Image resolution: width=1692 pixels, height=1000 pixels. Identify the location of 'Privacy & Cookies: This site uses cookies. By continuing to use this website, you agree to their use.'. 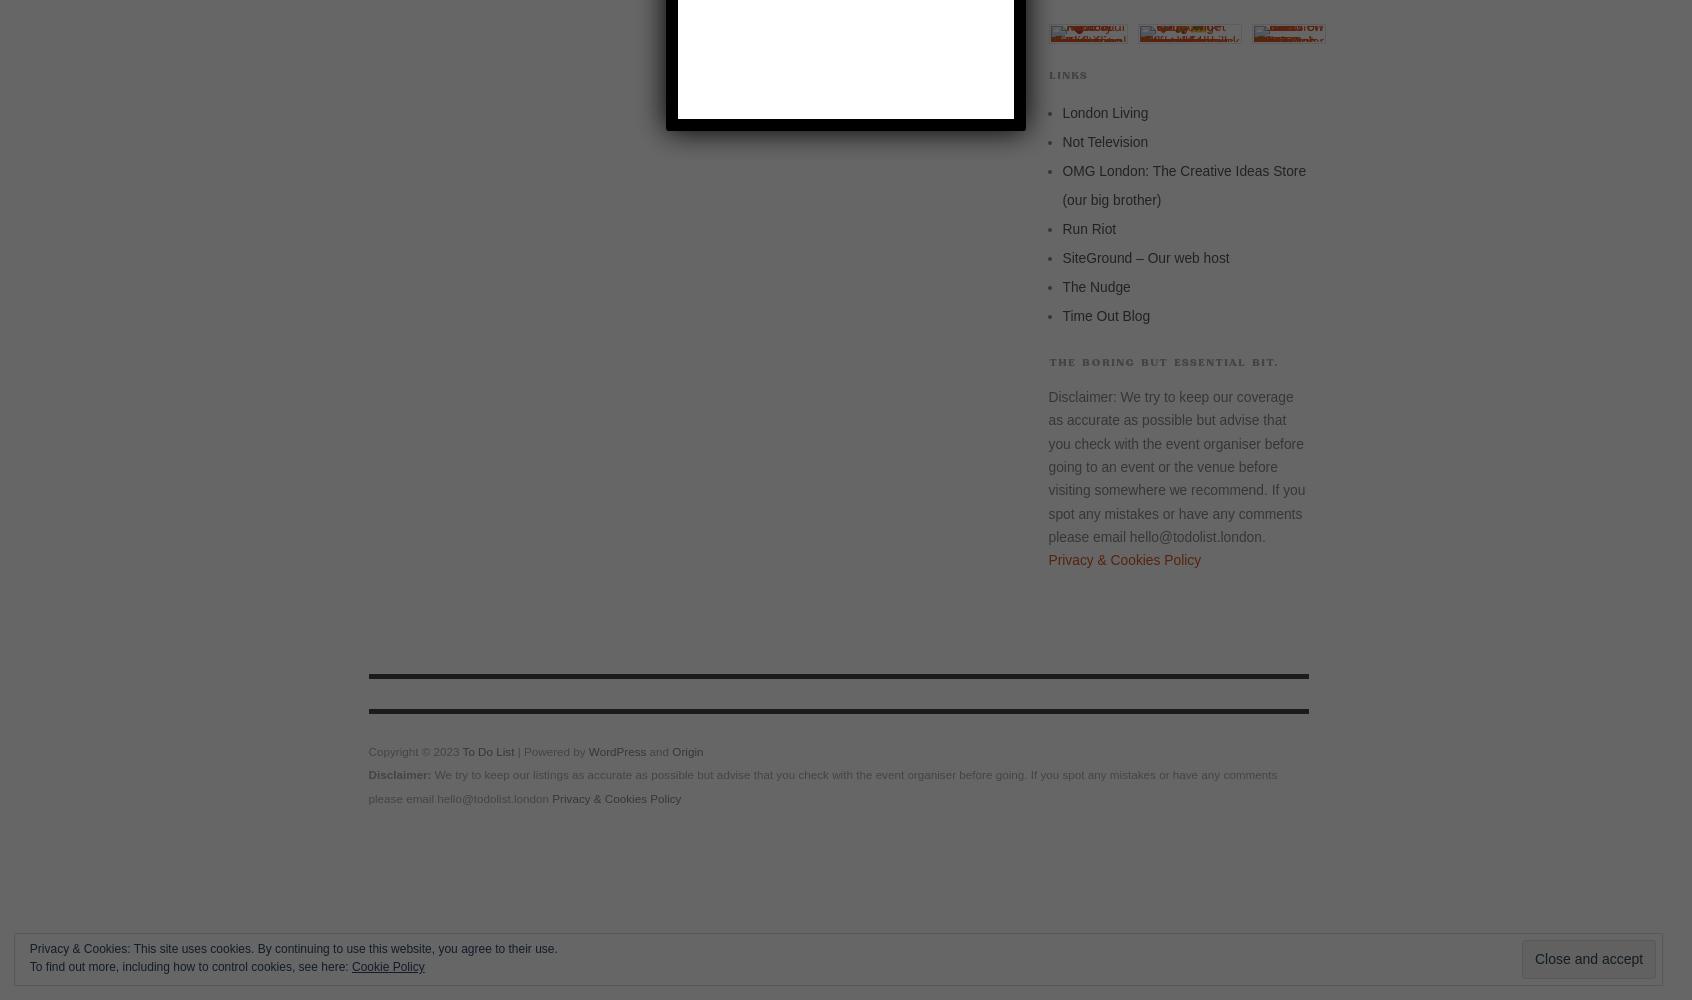
(292, 948).